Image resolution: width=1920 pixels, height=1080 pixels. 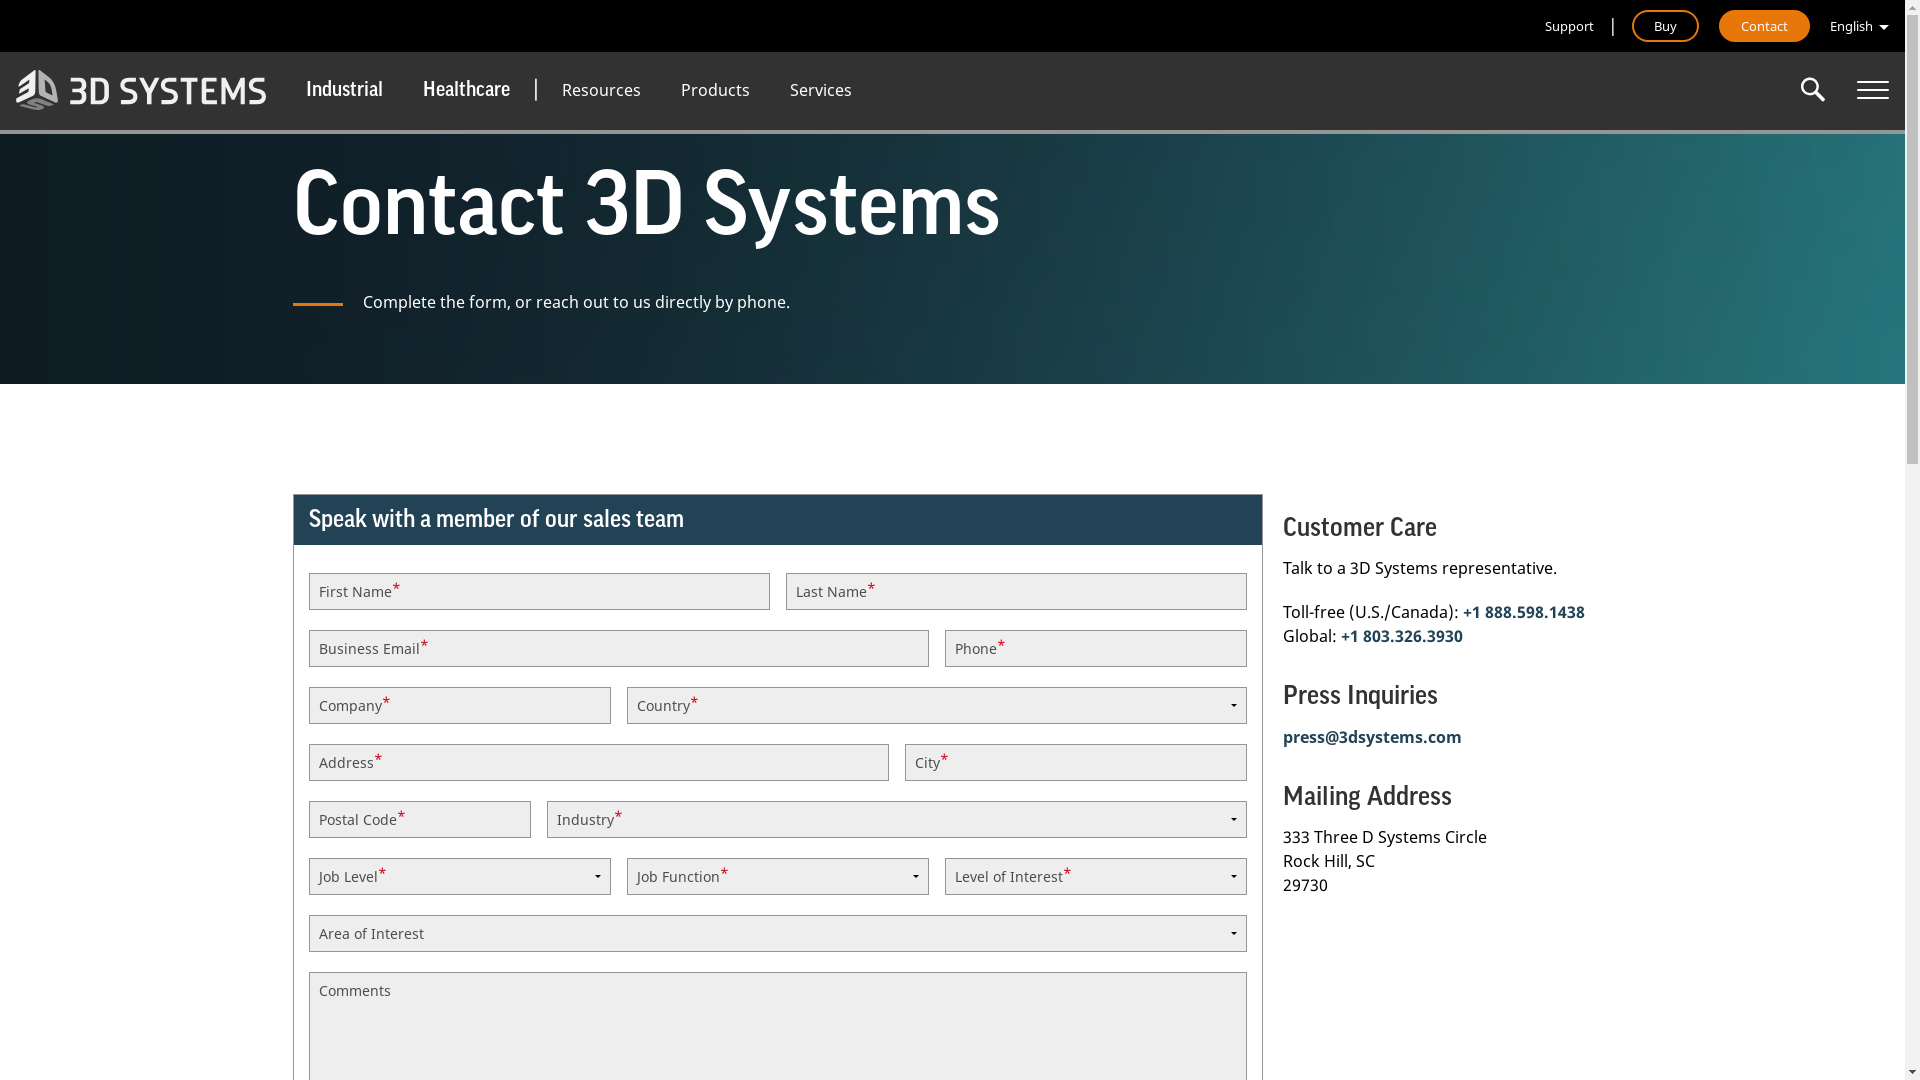 What do you see at coordinates (1544, 26) in the screenshot?
I see `'Support'` at bounding box center [1544, 26].